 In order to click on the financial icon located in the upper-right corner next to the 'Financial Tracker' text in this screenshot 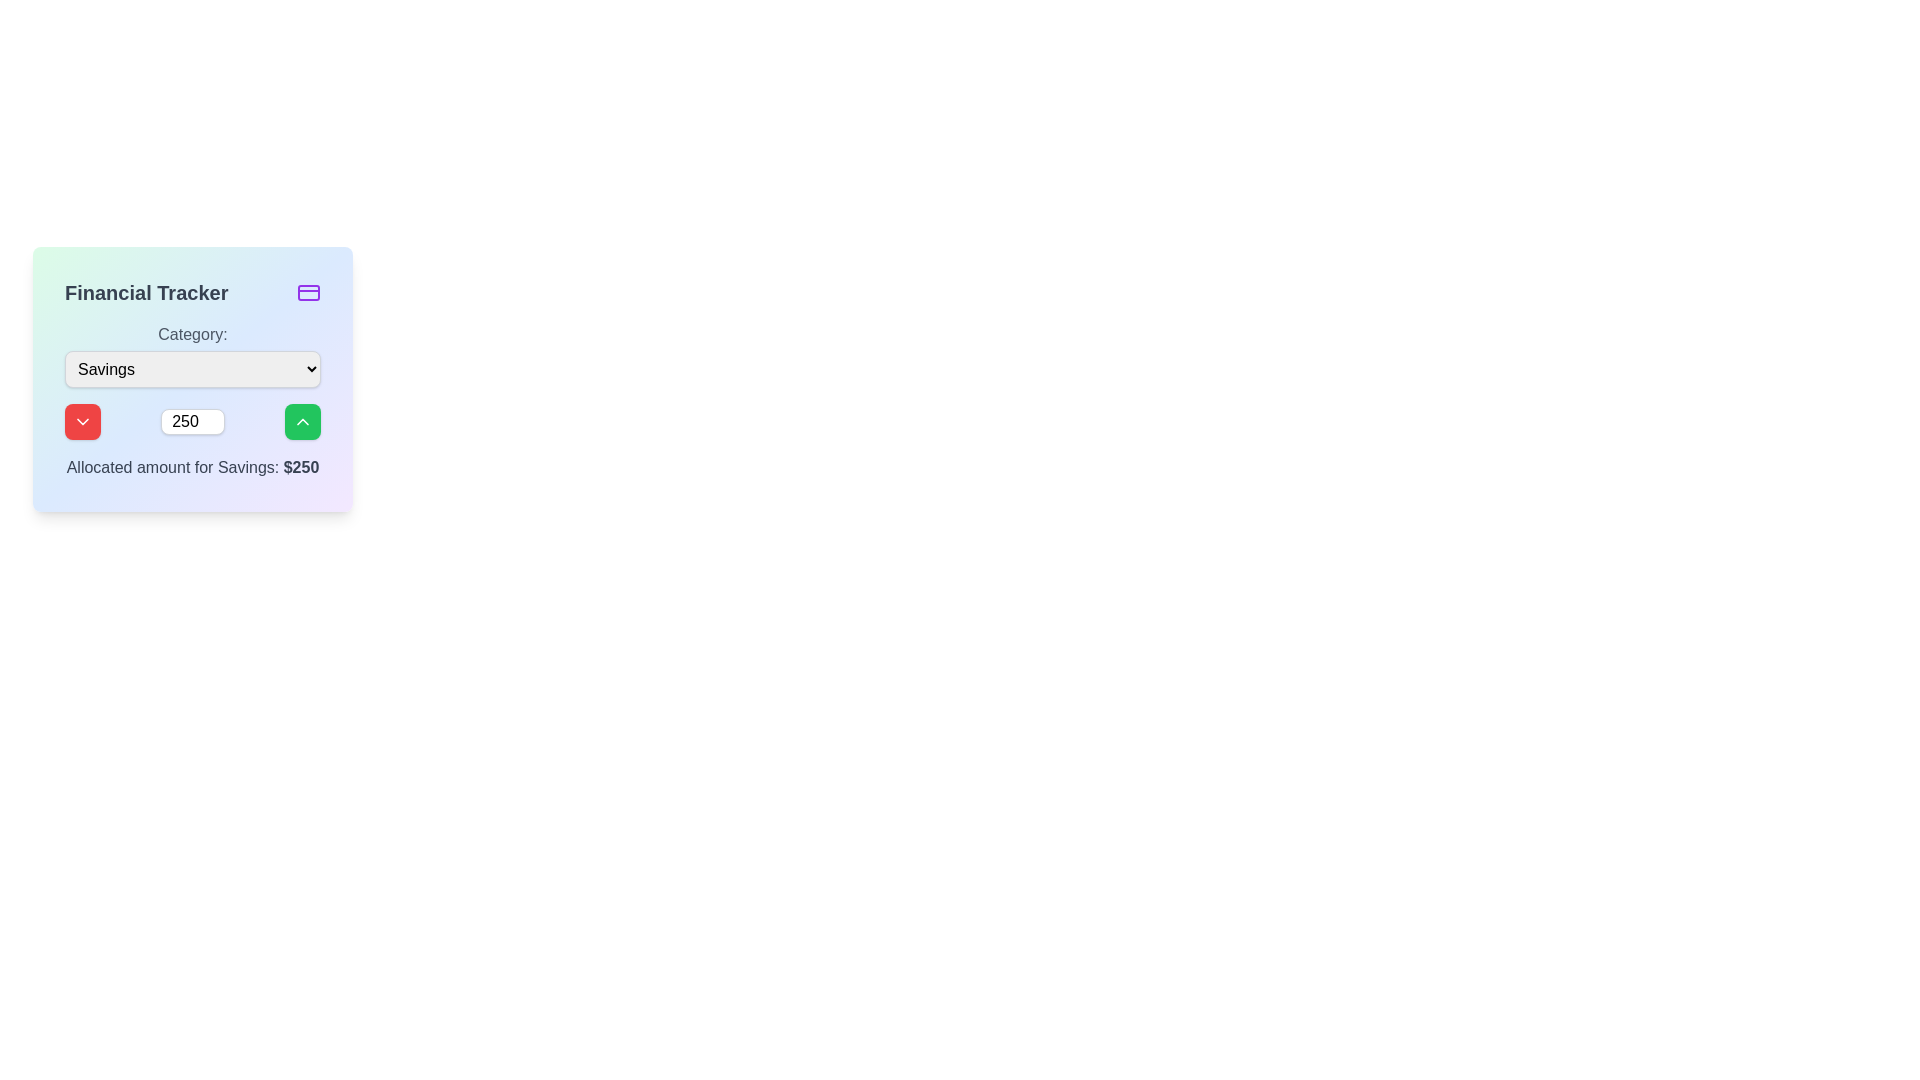, I will do `click(307, 293)`.